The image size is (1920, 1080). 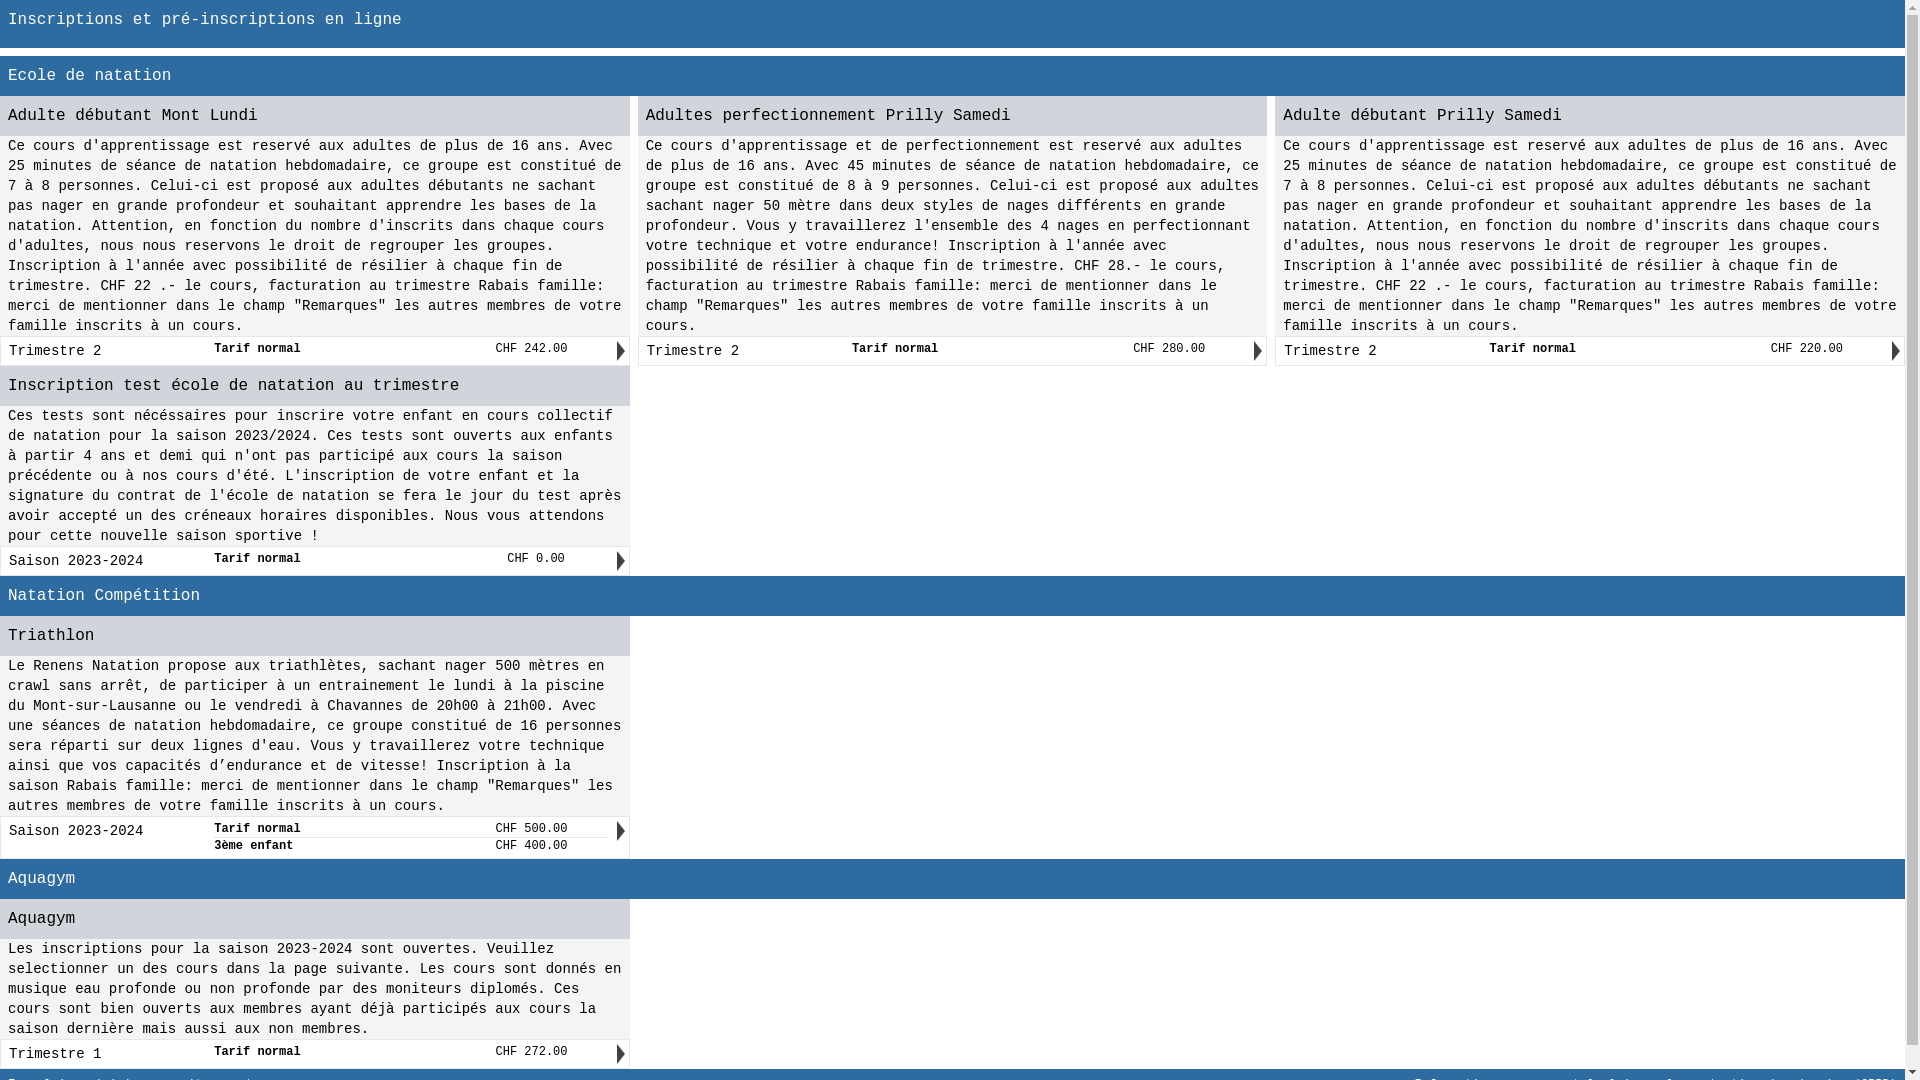 I want to click on 'Saison 2023-2024, so click(x=307, y=560).